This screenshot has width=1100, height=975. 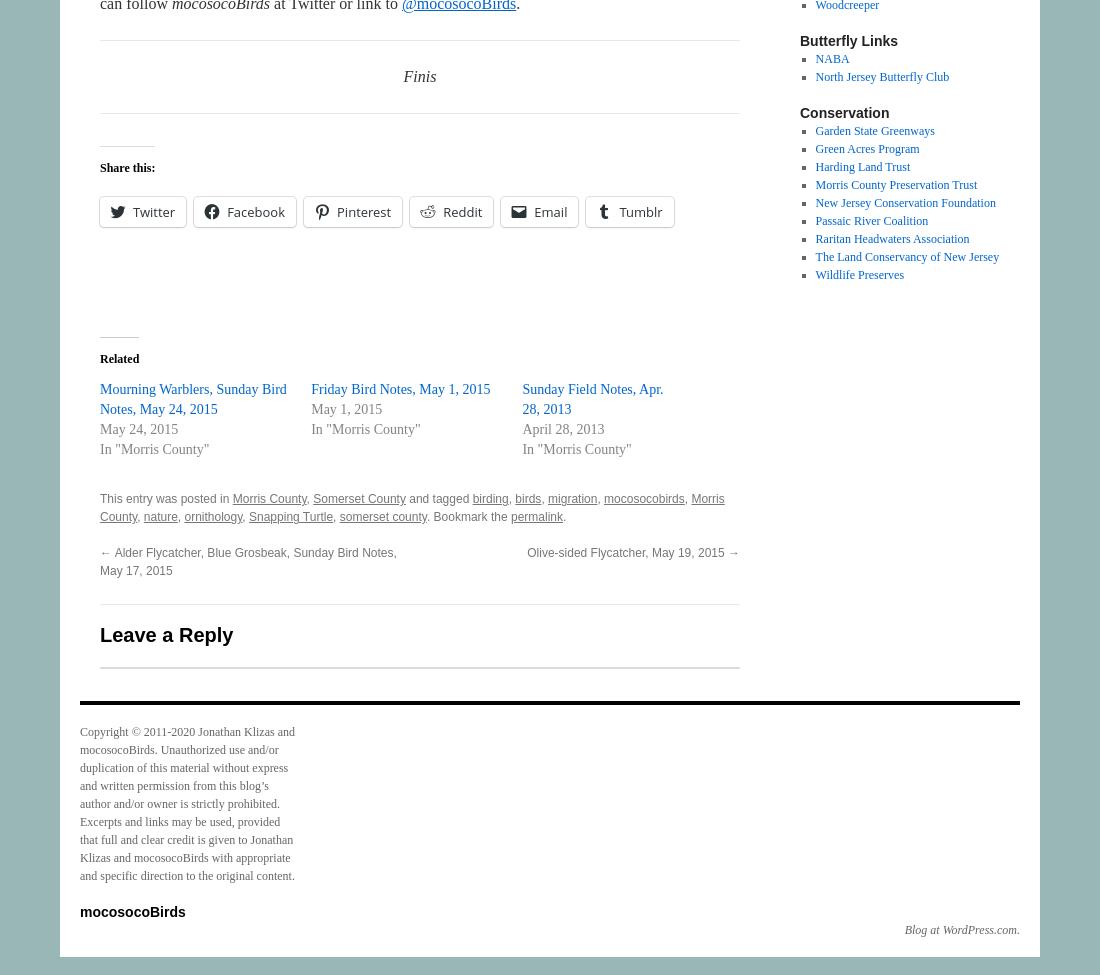 I want to click on 'Related', so click(x=119, y=357).